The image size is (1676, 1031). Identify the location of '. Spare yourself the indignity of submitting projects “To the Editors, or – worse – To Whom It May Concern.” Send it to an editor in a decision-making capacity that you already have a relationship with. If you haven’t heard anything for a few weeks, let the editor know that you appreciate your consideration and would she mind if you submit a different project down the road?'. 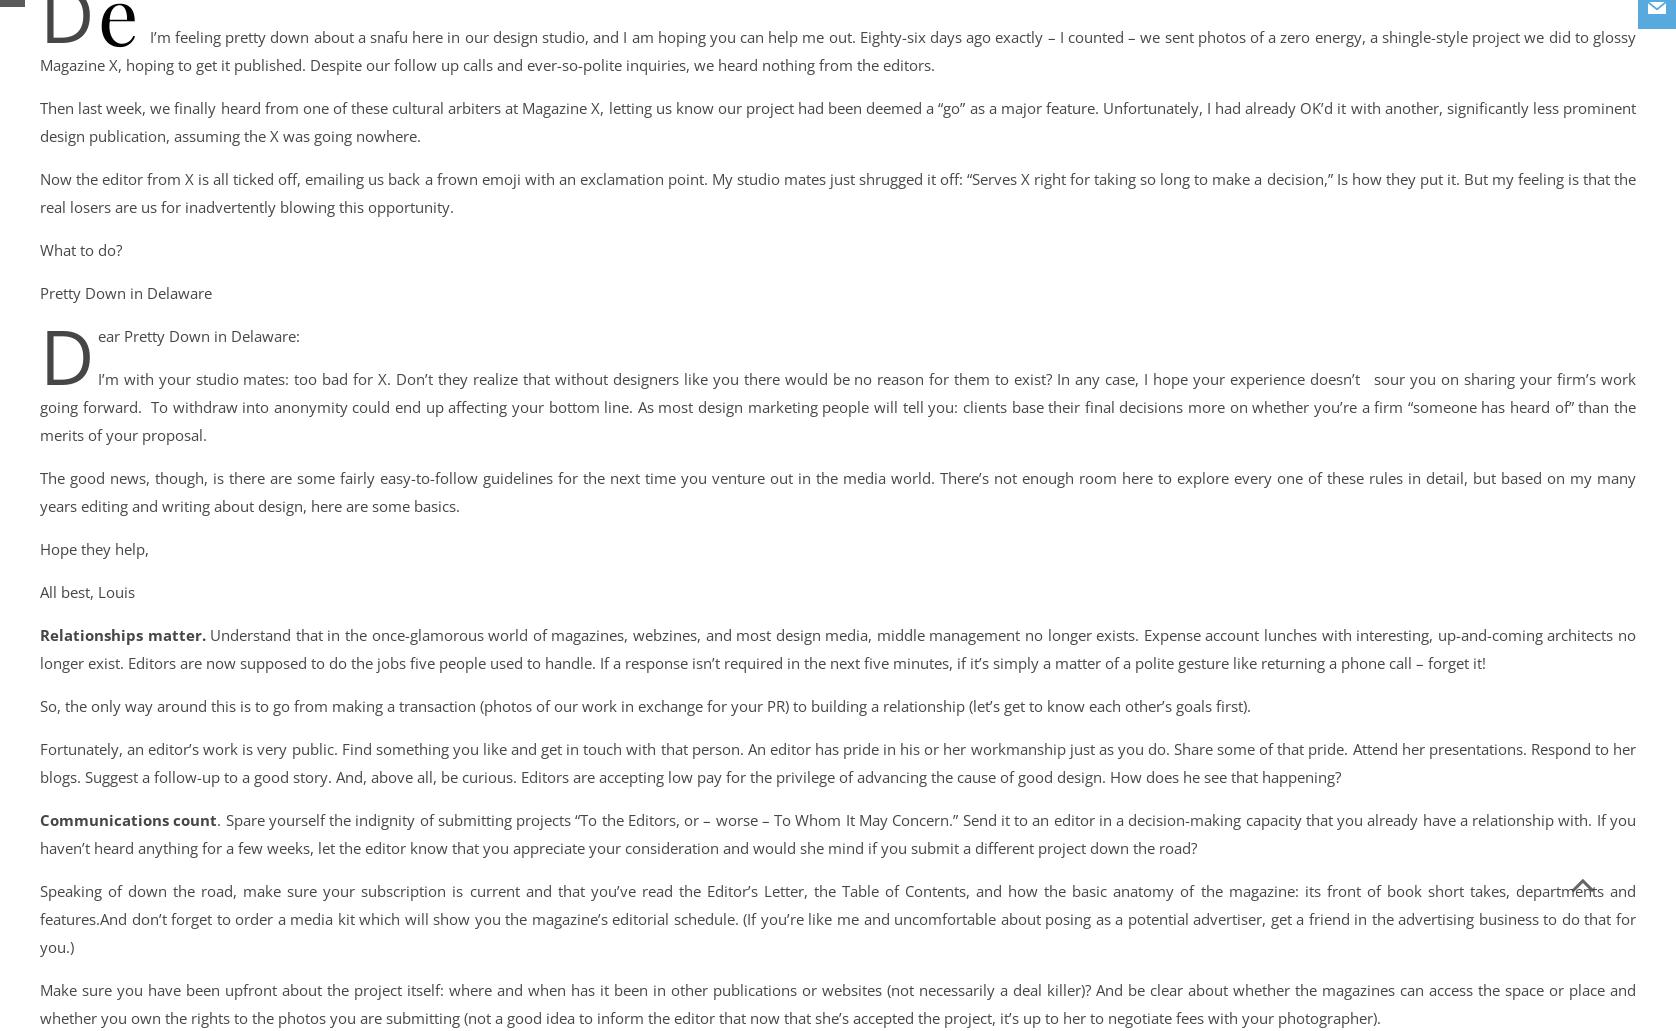
(838, 833).